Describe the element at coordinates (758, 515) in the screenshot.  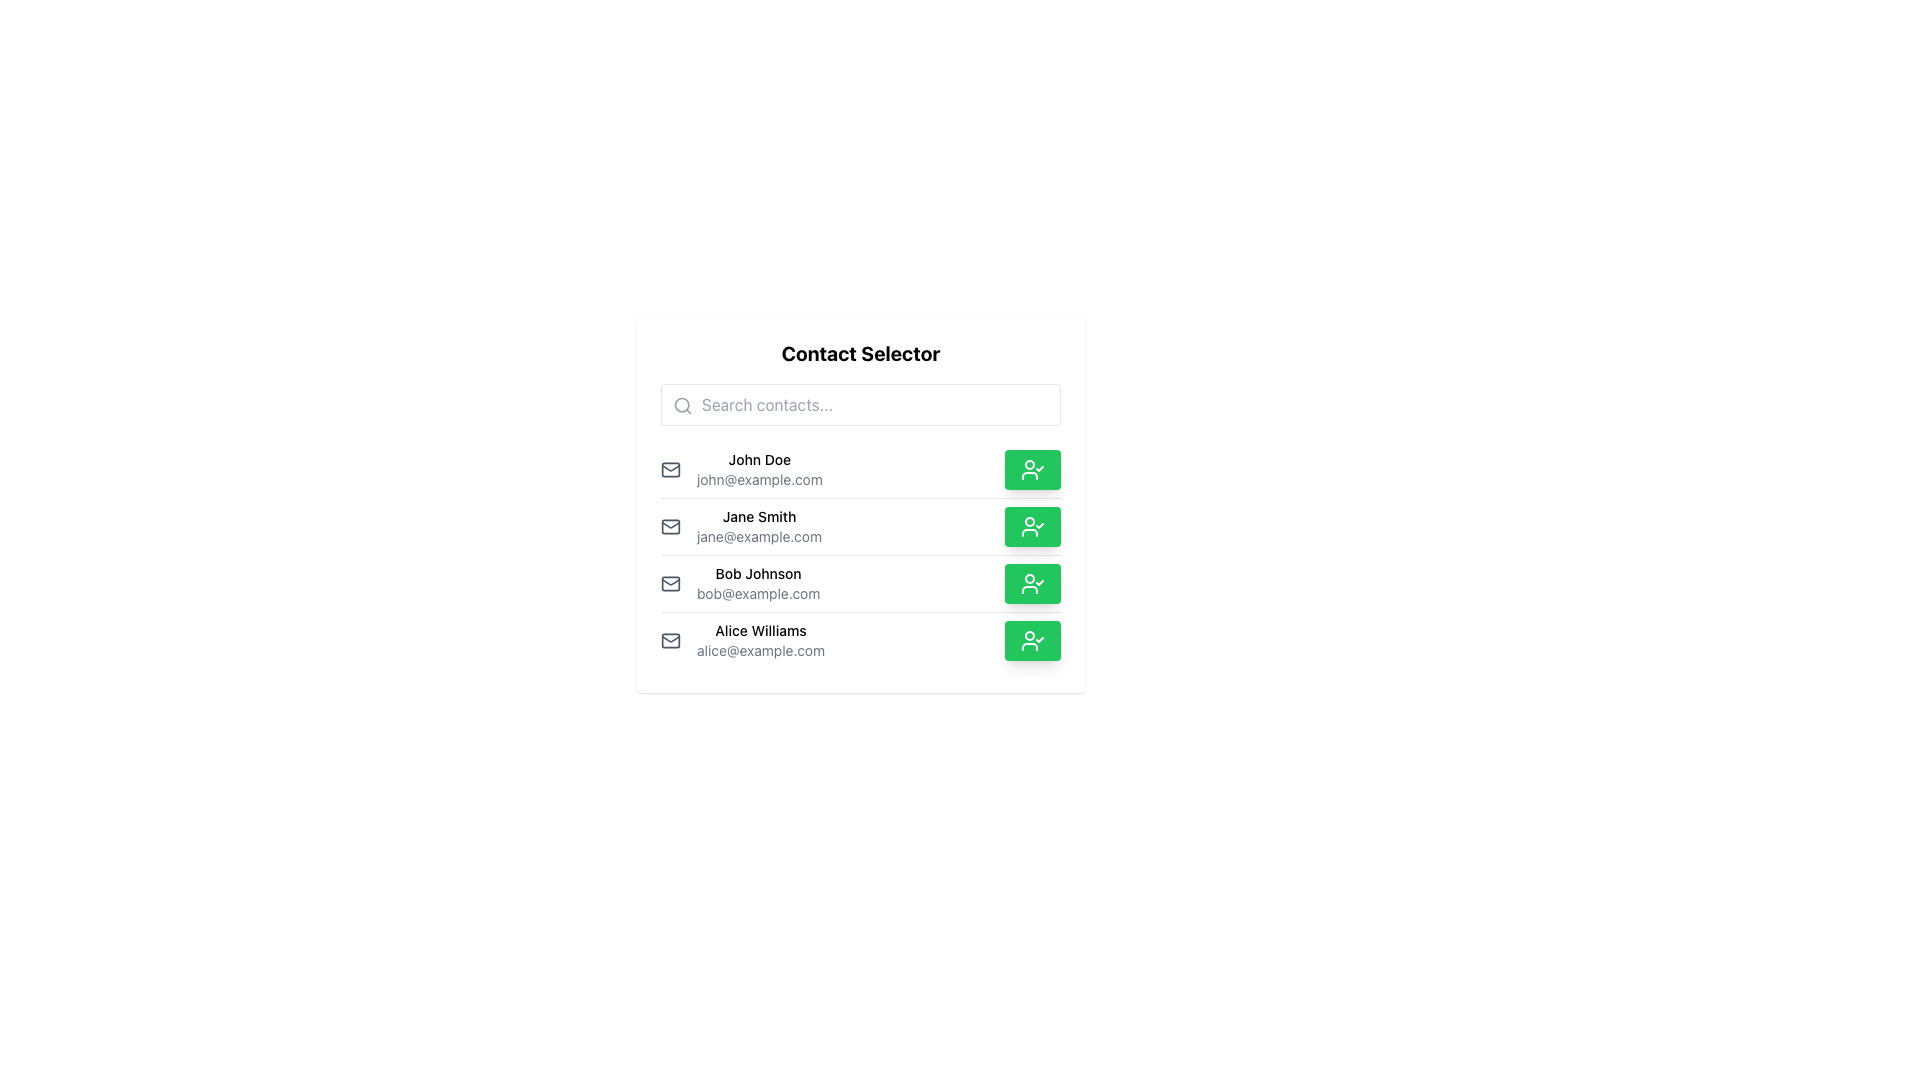
I see `the text displayed in the contact name label located in the second row of the contact list interface, just above the email address 'jane@example.com'` at that location.